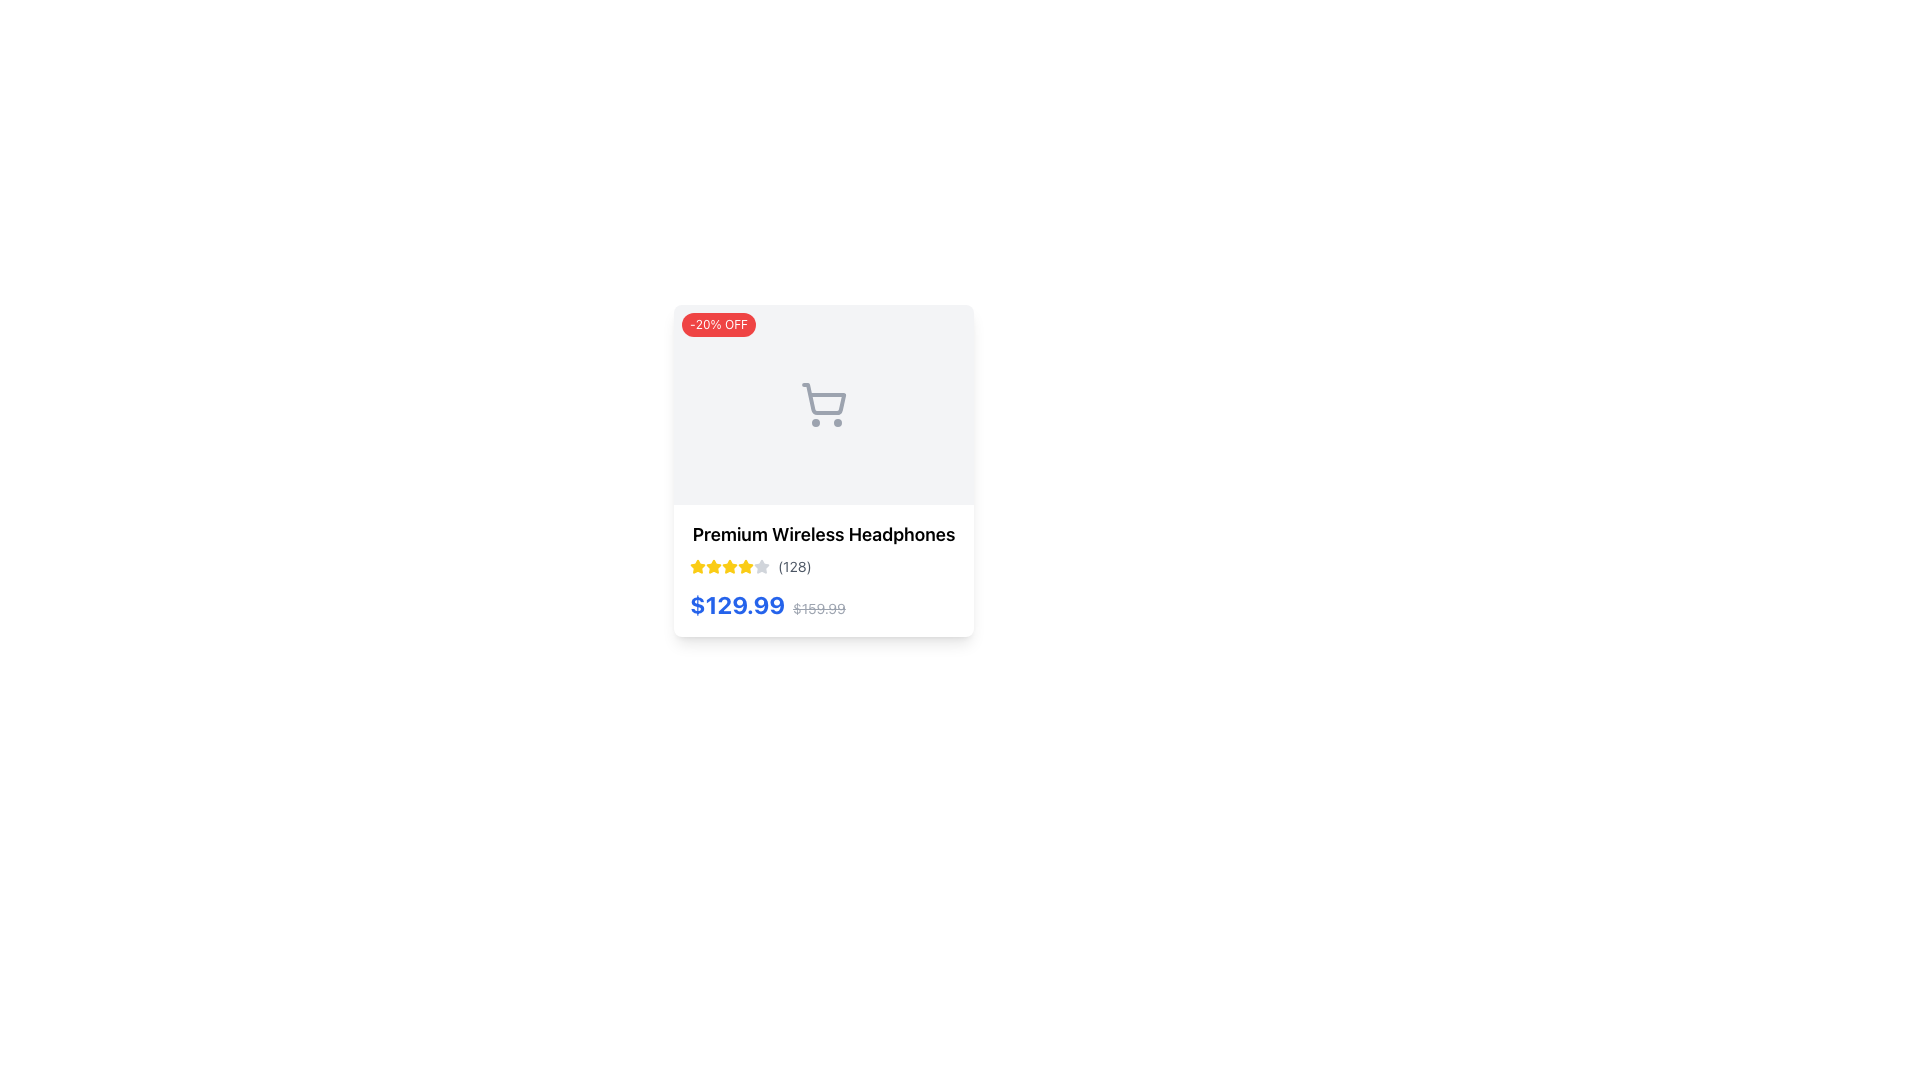  I want to click on the third star icon in the rating section of the 'Premium Wireless Headphones' product to interact with the rating system, so click(728, 566).